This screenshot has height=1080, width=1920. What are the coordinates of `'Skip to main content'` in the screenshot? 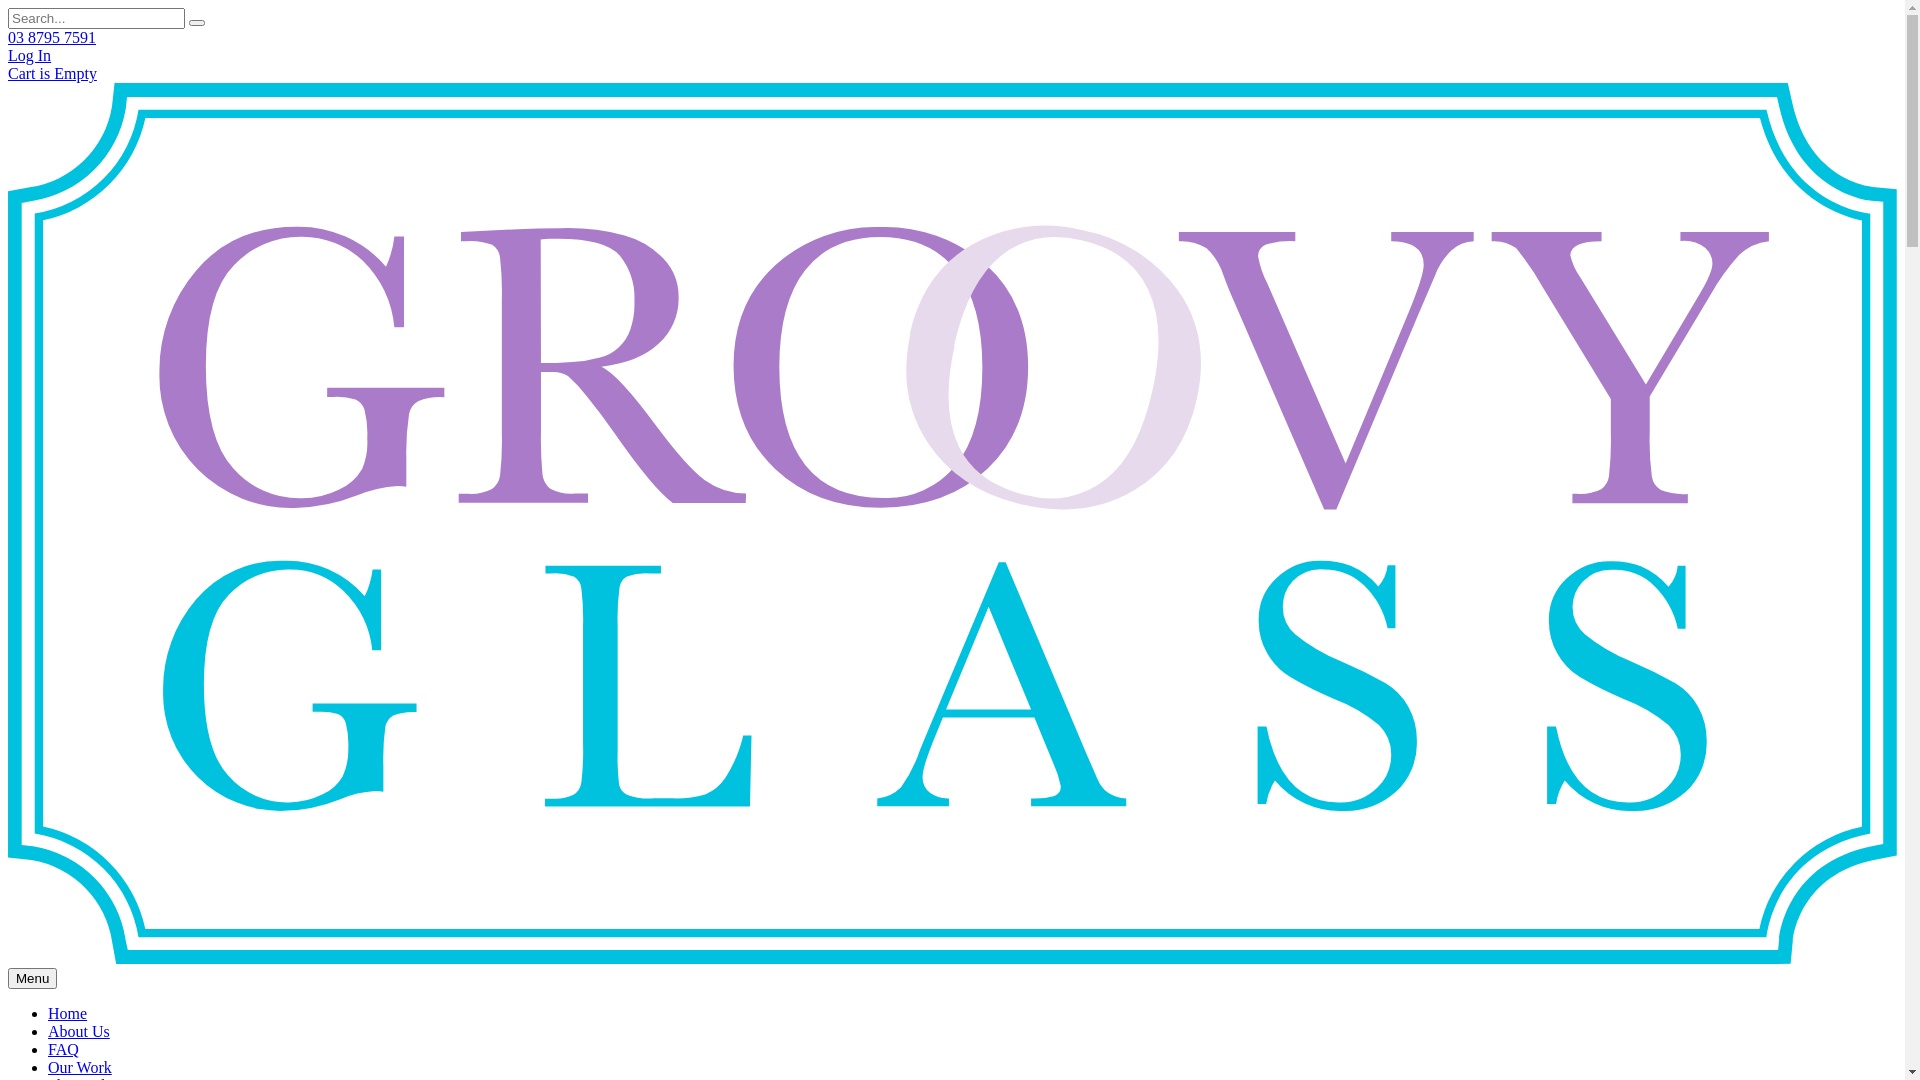 It's located at (6, 7).